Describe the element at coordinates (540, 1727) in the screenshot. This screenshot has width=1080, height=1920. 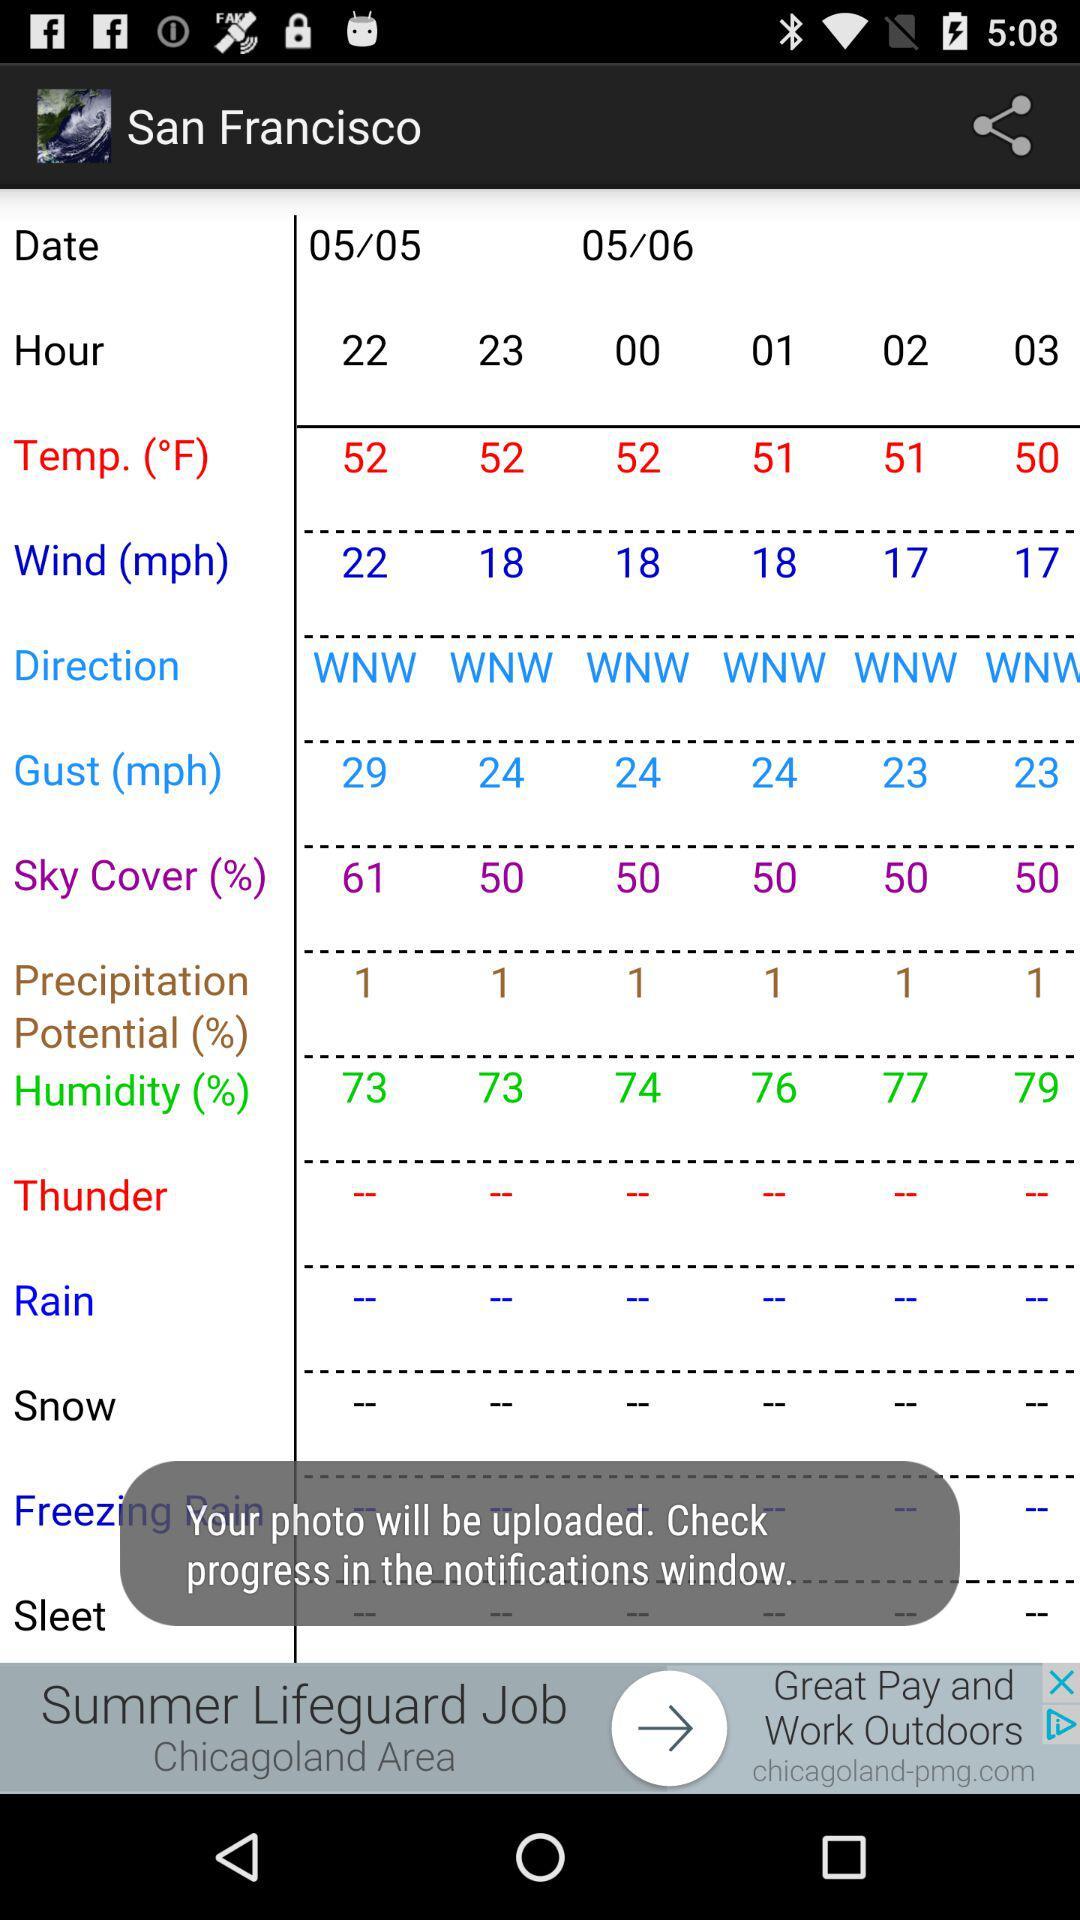
I see `open advertisement` at that location.